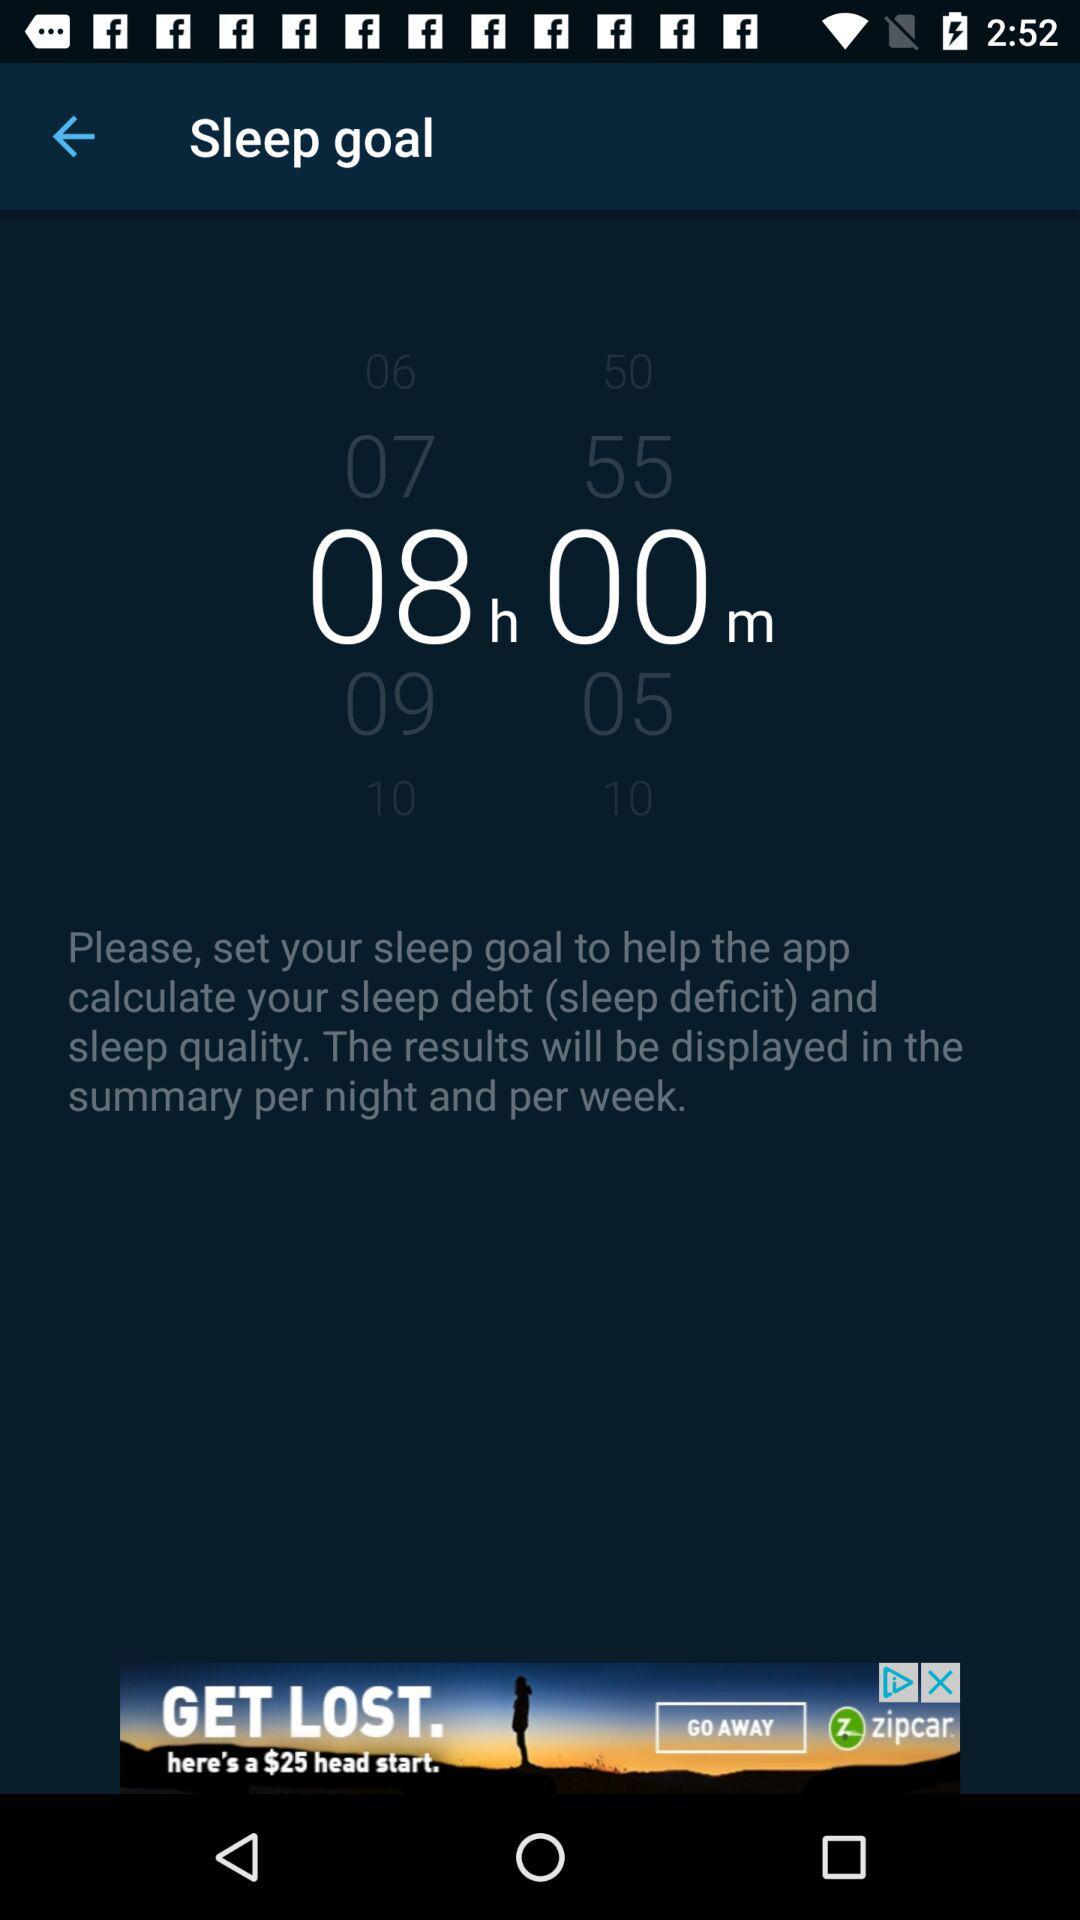 This screenshot has height=1920, width=1080. I want to click on advertisement, so click(540, 1727).